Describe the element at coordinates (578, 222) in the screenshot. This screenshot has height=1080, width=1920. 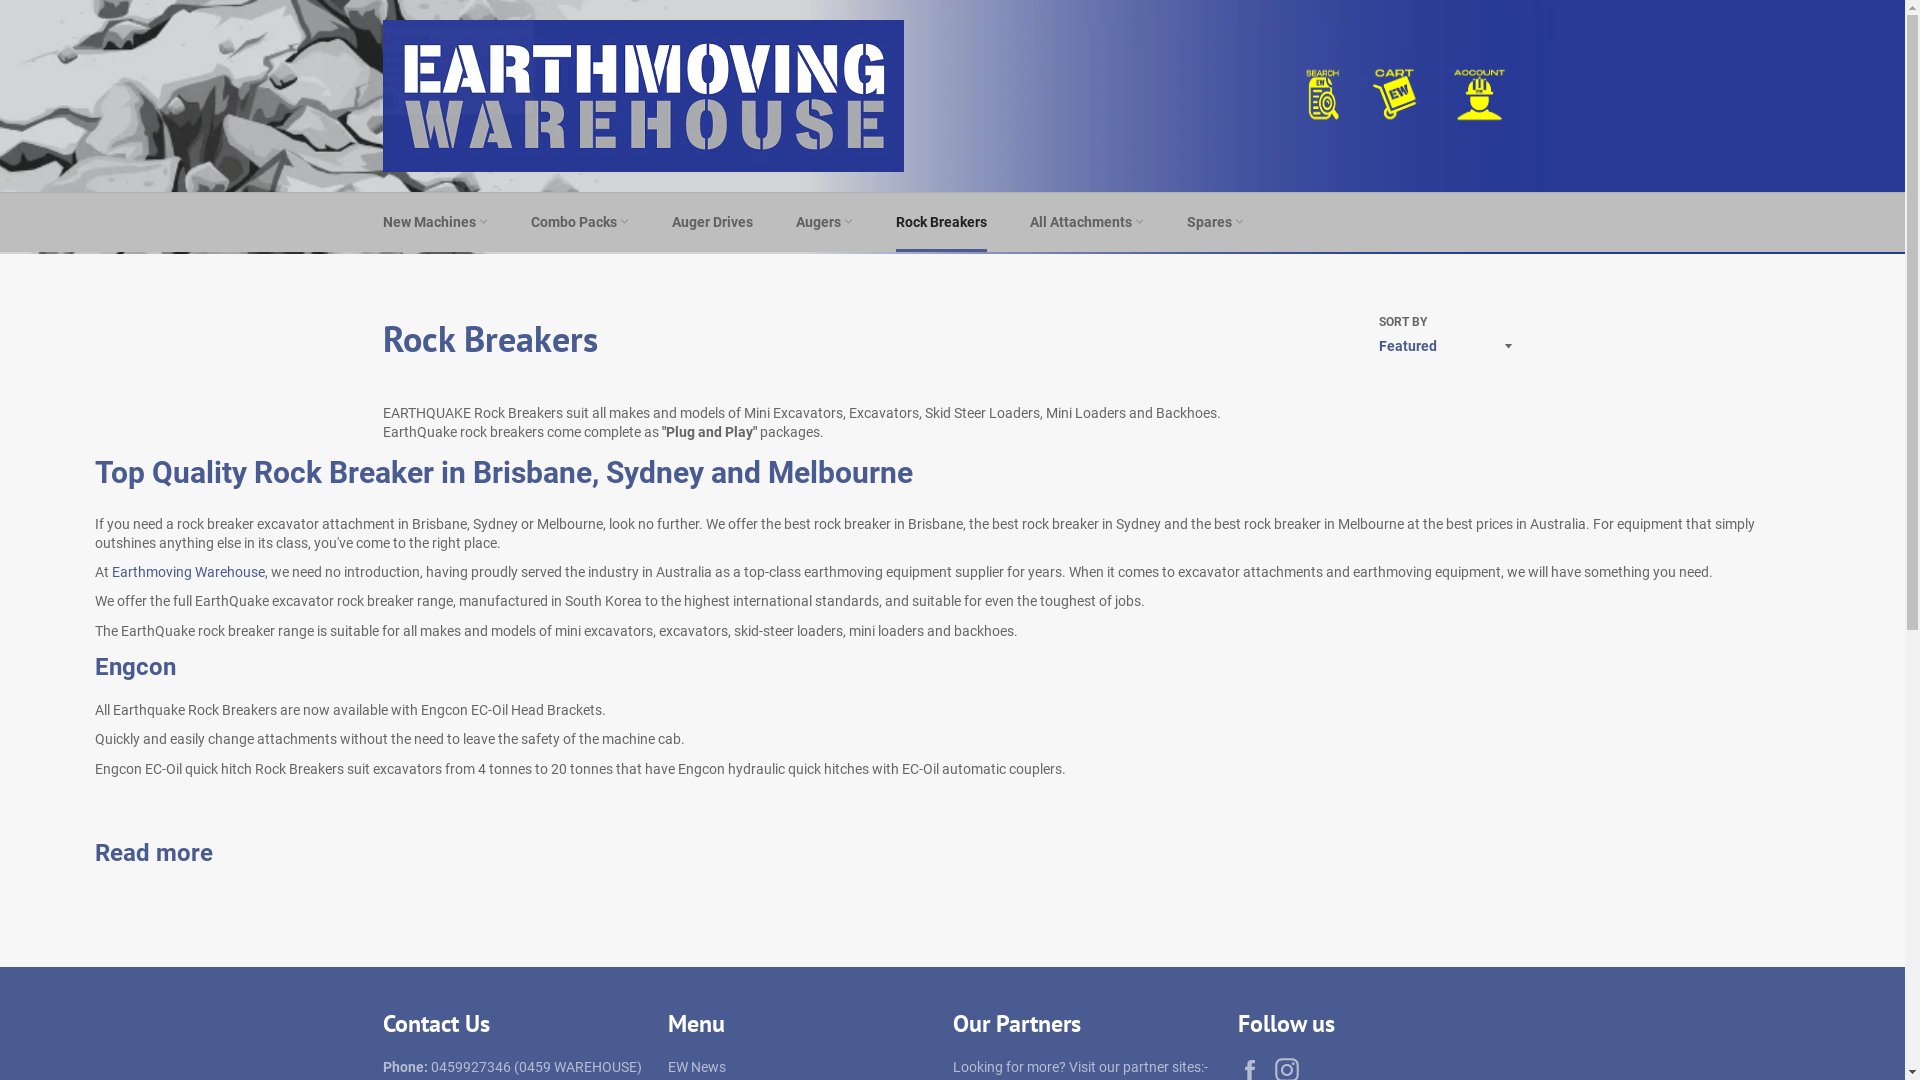
I see `'Combo Packs'` at that location.